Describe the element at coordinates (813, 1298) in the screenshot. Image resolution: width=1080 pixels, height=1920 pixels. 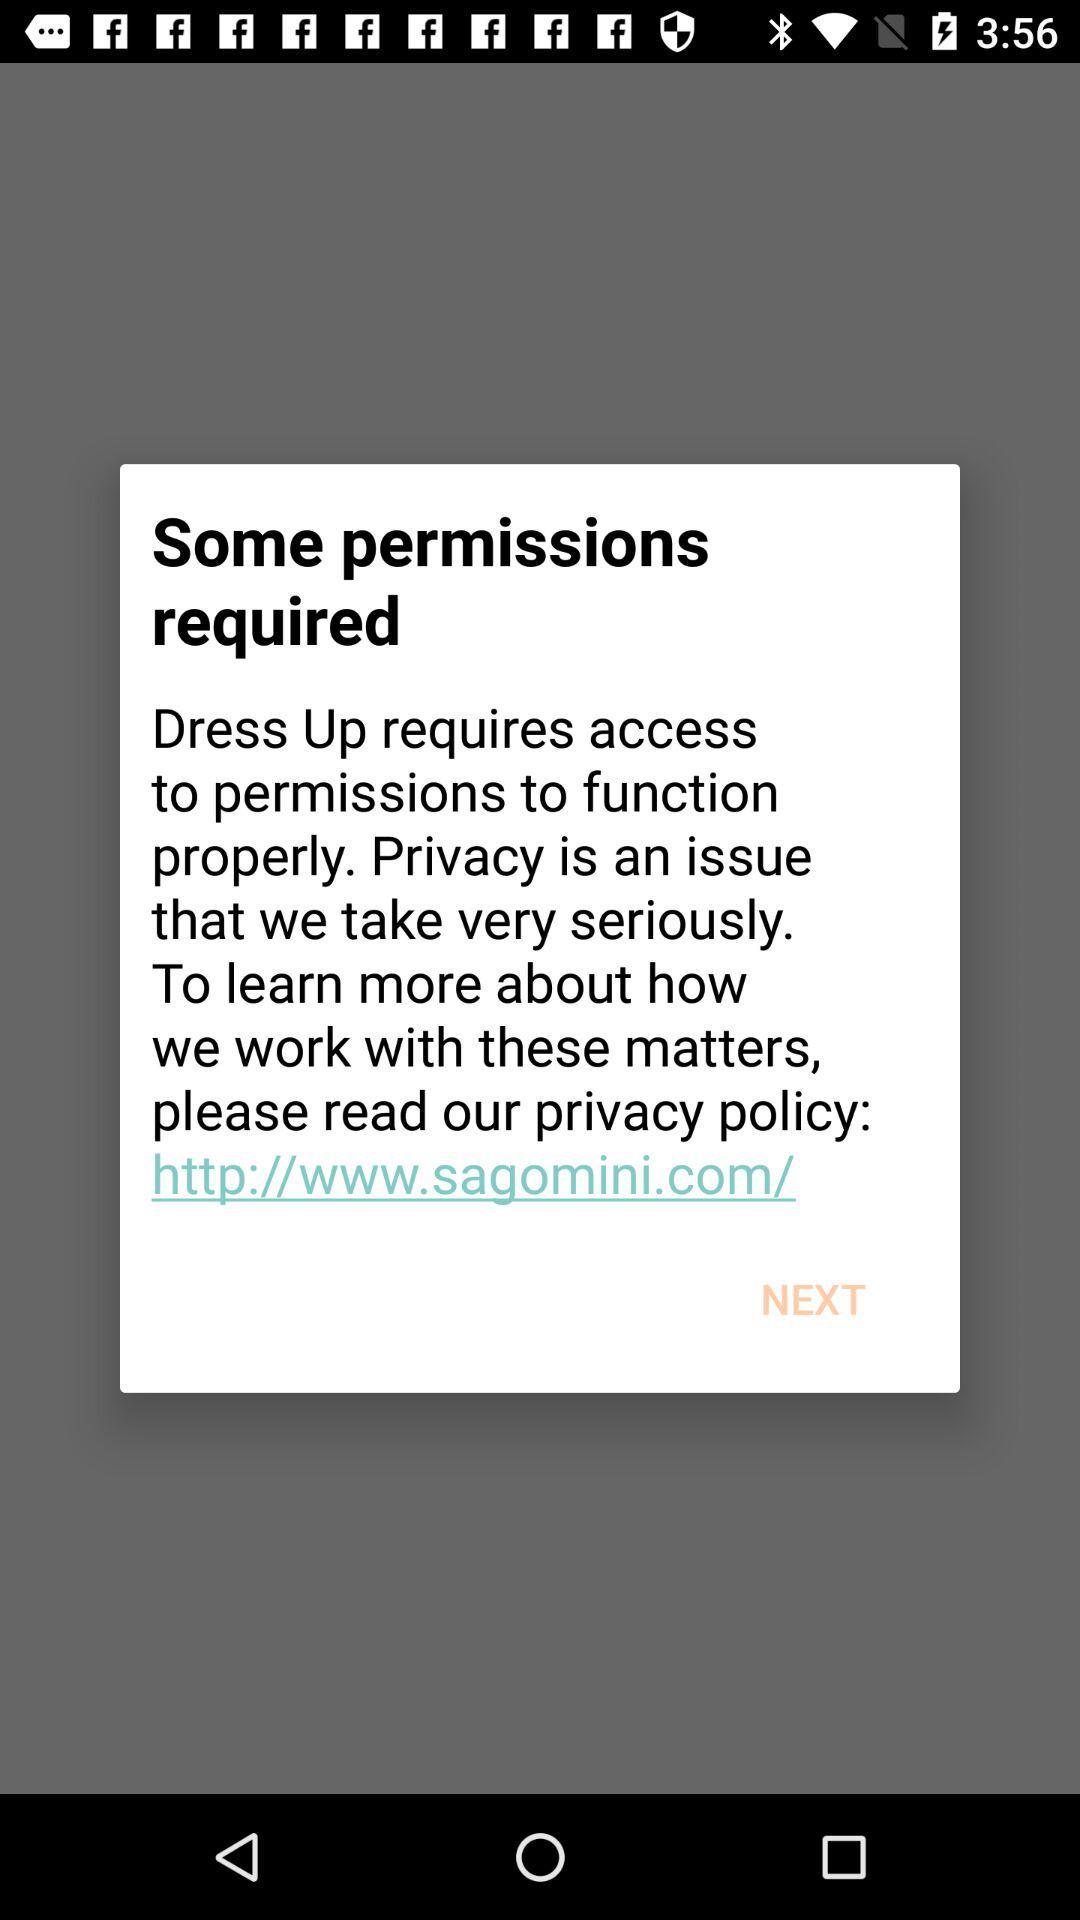
I see `next icon` at that location.